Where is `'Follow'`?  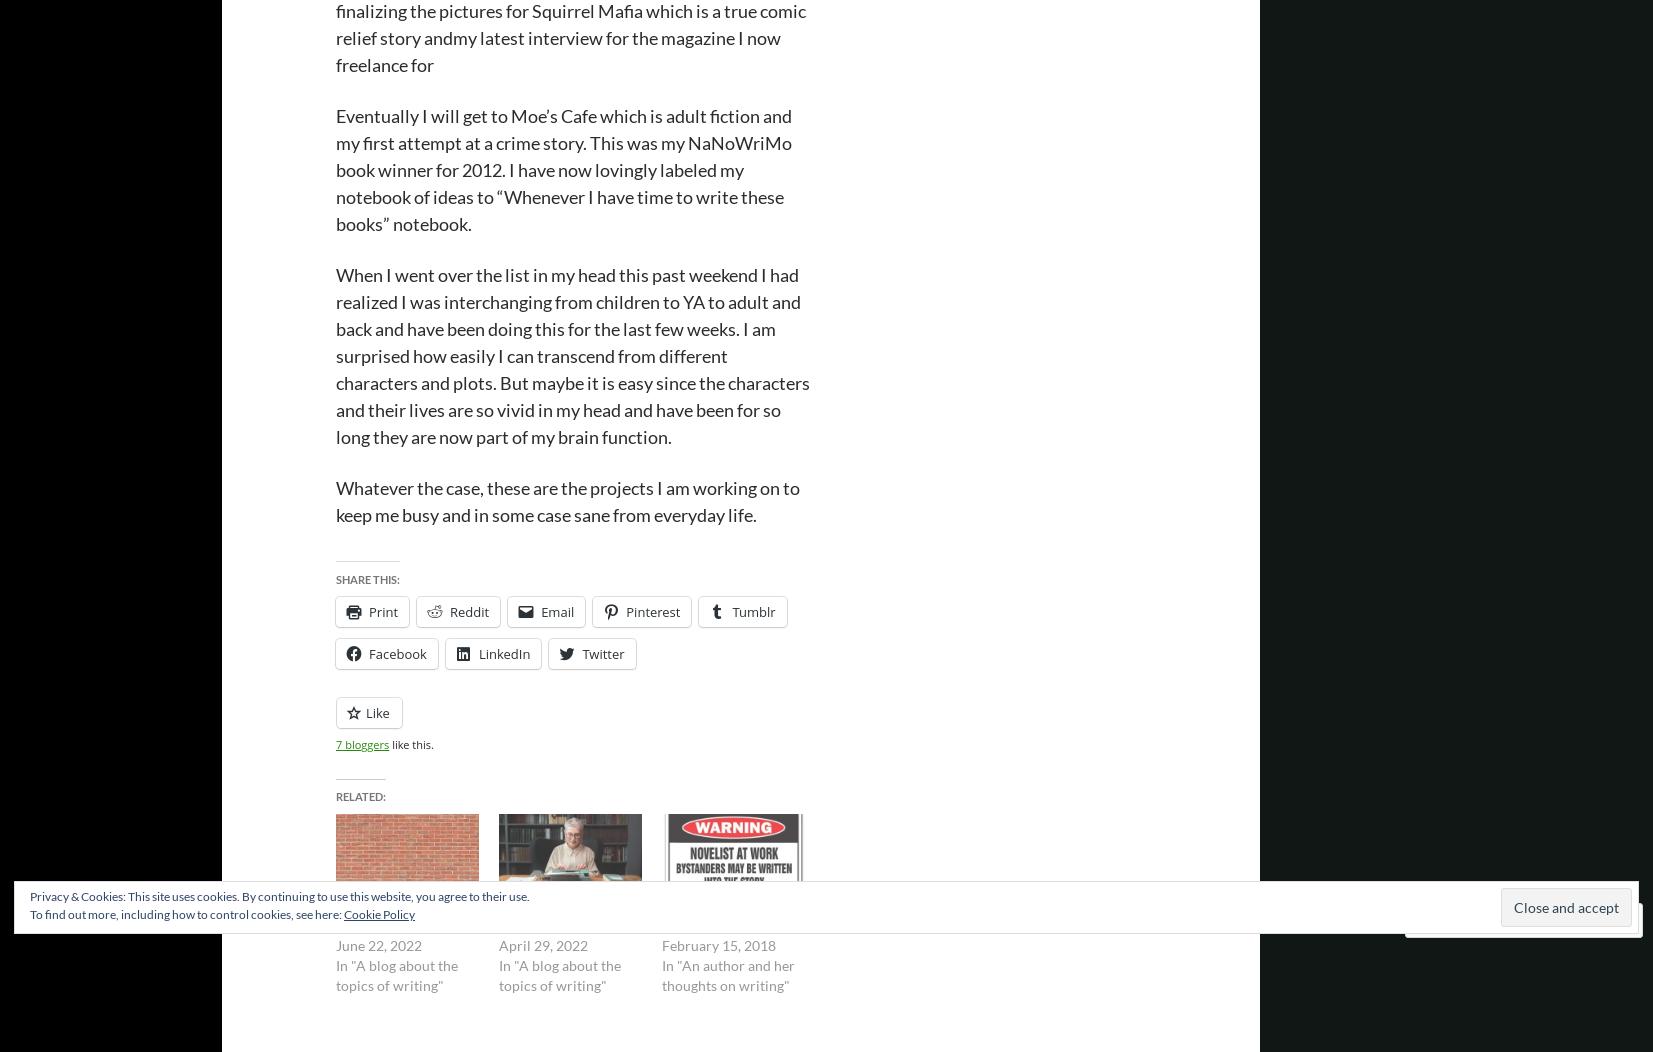 'Follow' is located at coordinates (1552, 920).